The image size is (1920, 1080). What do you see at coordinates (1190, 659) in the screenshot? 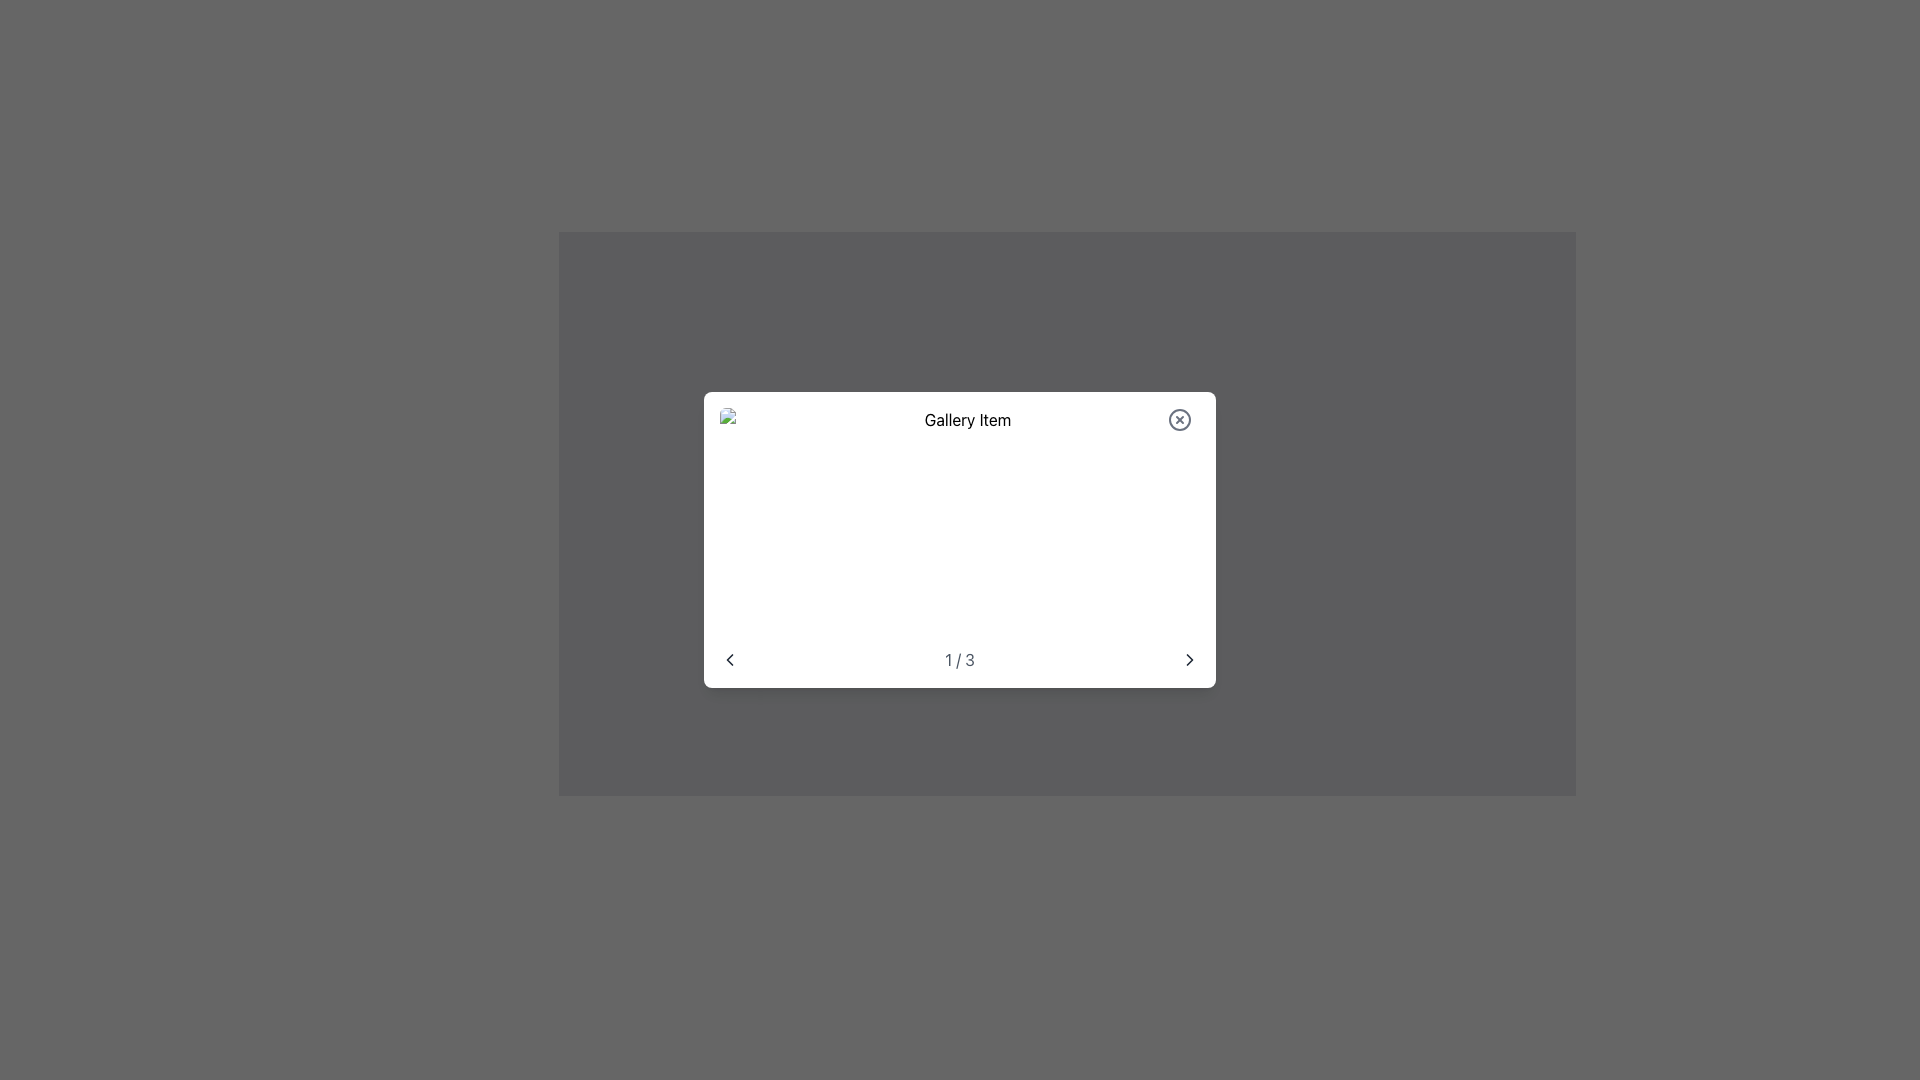
I see `the compact gray button with a right-pointing arrow located at the far right of the navigation section, adjacent to the pagination text` at bounding box center [1190, 659].